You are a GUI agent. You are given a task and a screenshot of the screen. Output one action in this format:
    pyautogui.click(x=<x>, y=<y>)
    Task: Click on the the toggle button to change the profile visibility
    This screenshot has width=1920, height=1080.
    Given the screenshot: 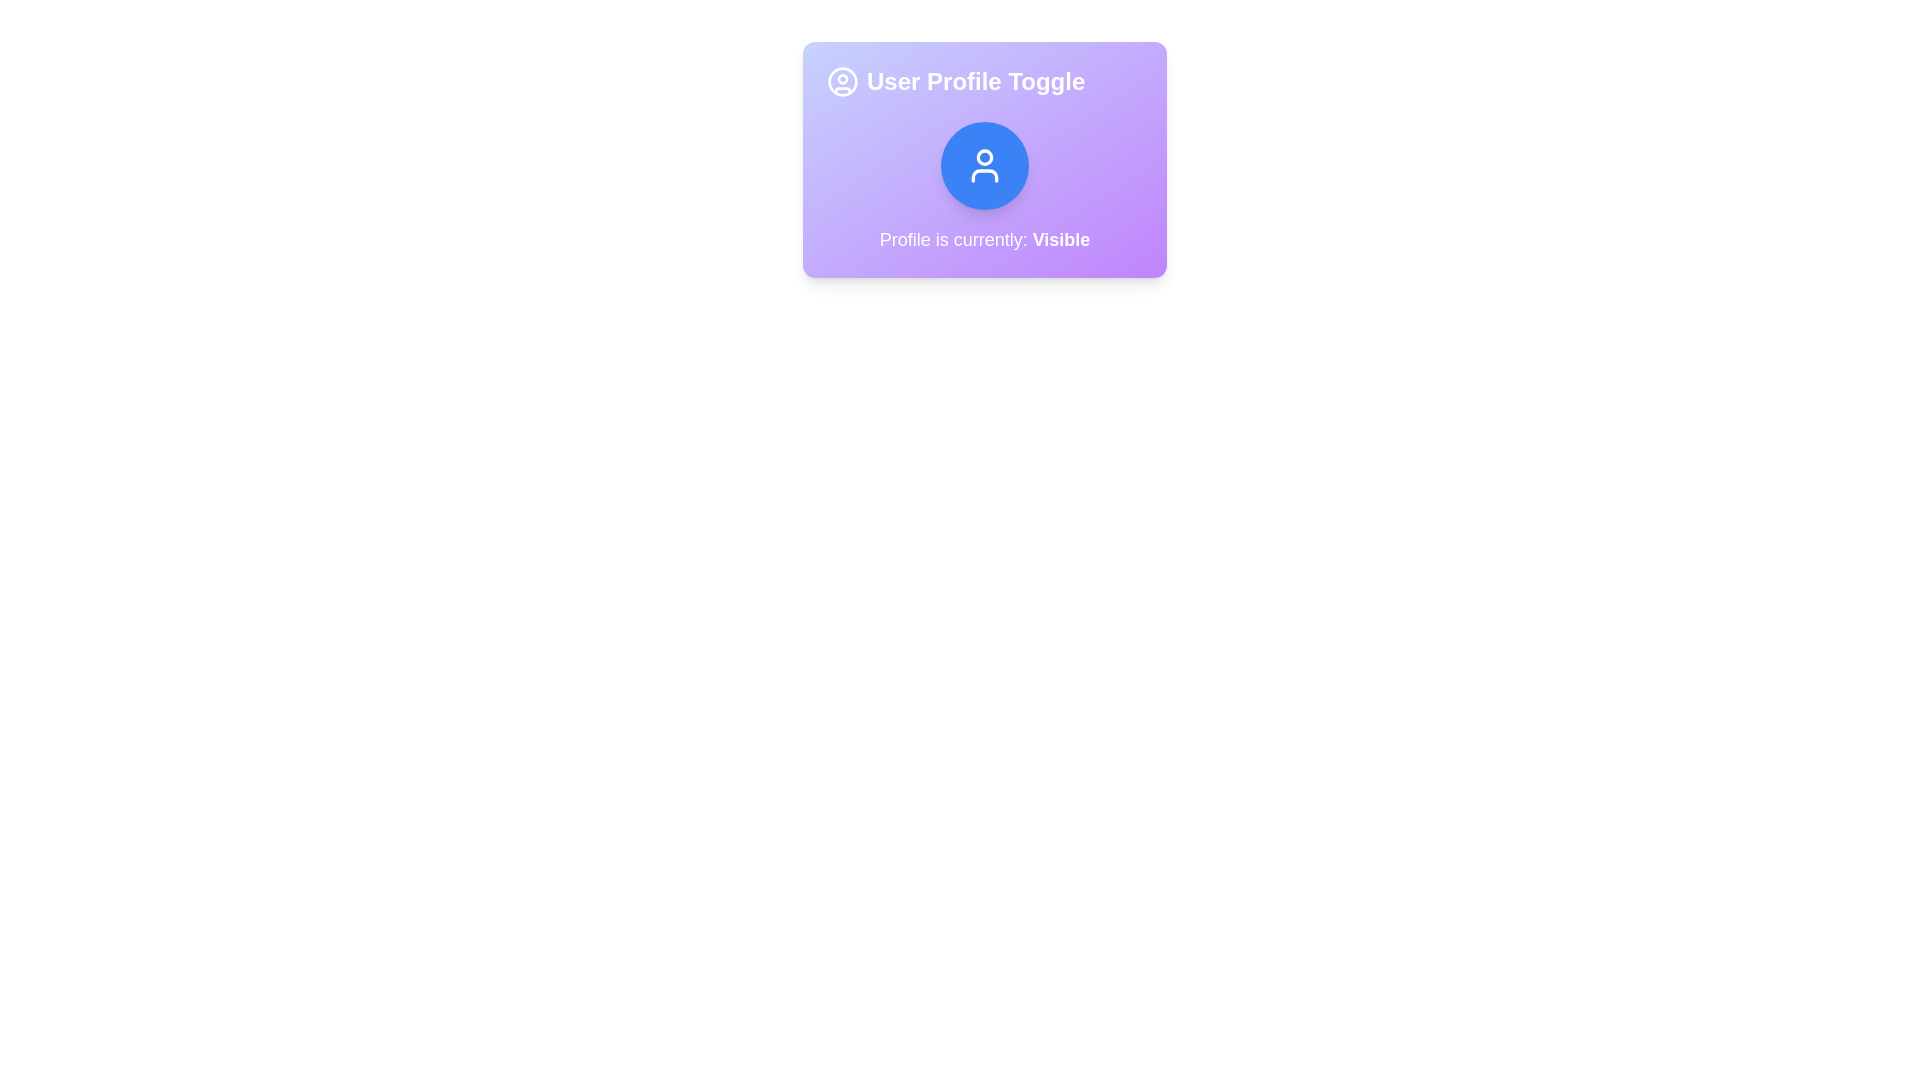 What is the action you would take?
    pyautogui.click(x=984, y=164)
    